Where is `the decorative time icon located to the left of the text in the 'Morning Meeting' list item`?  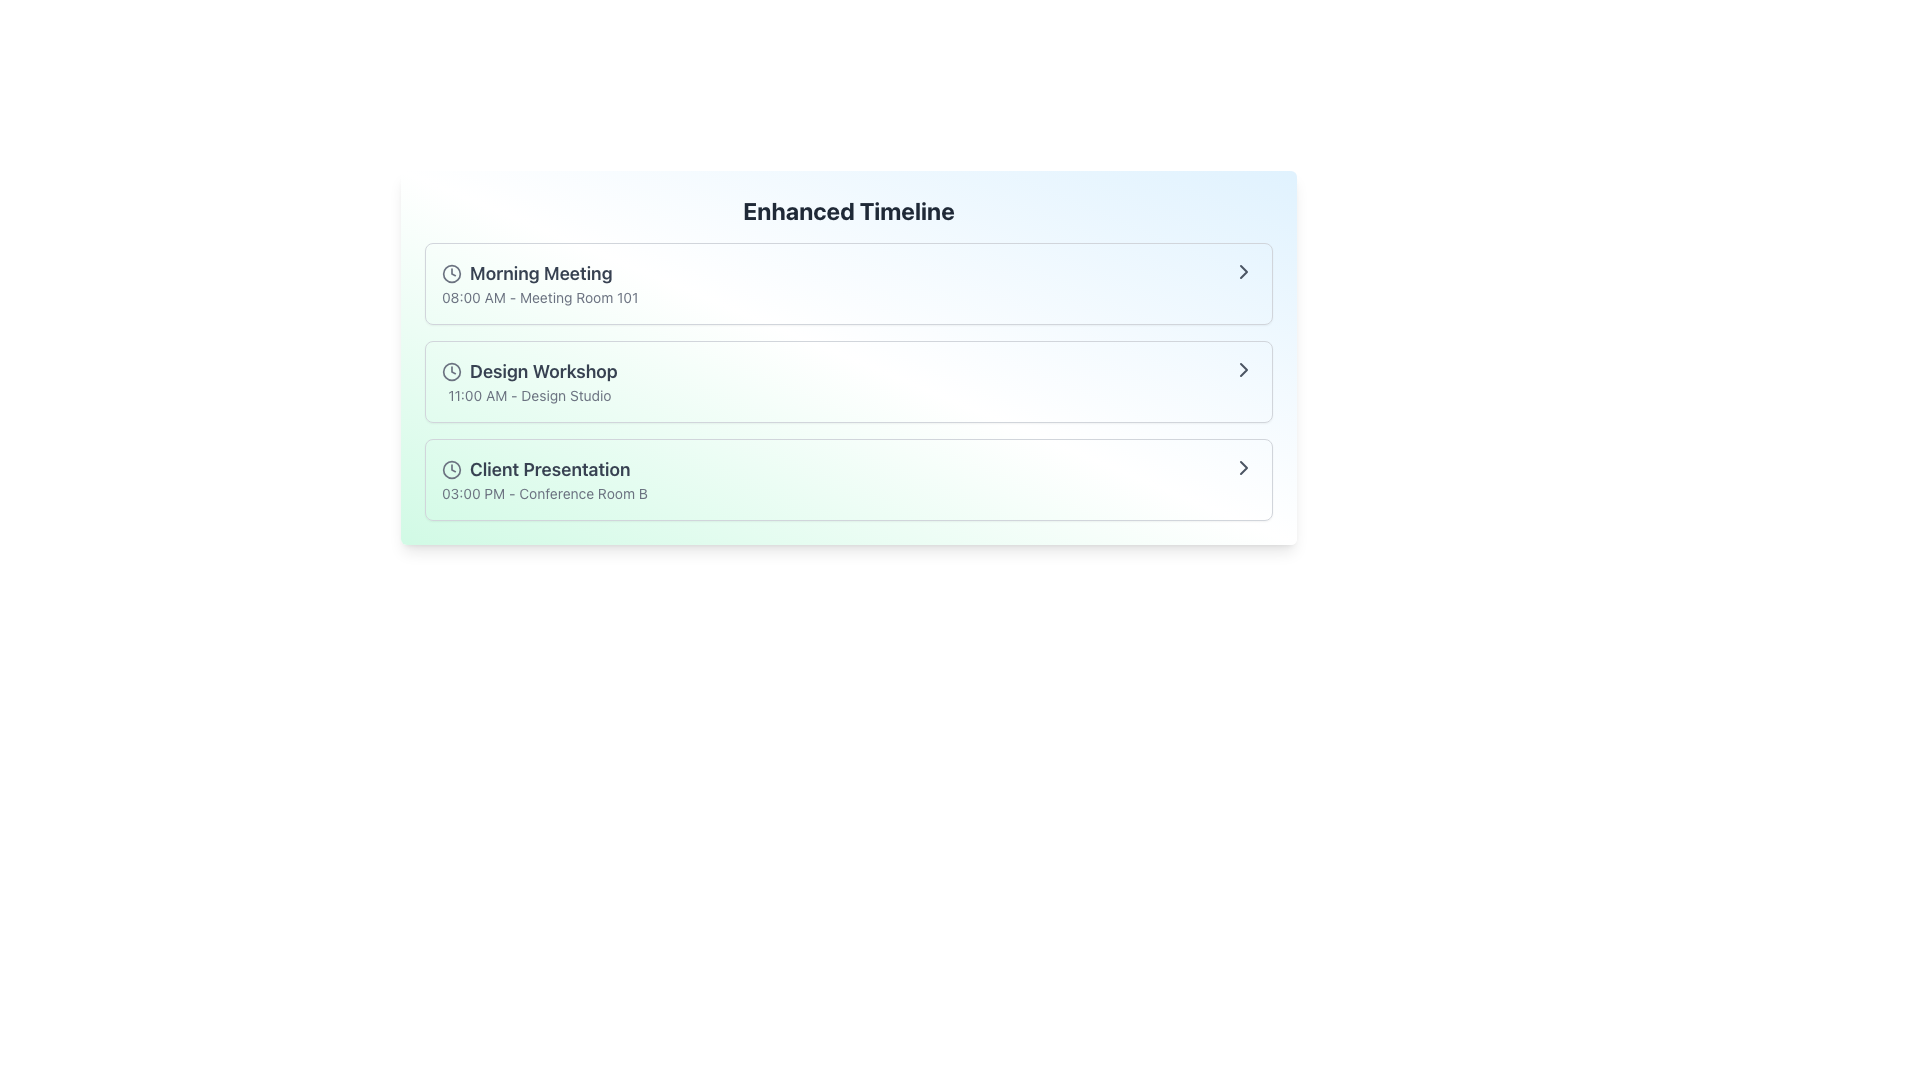
the decorative time icon located to the left of the text in the 'Morning Meeting' list item is located at coordinates (450, 273).